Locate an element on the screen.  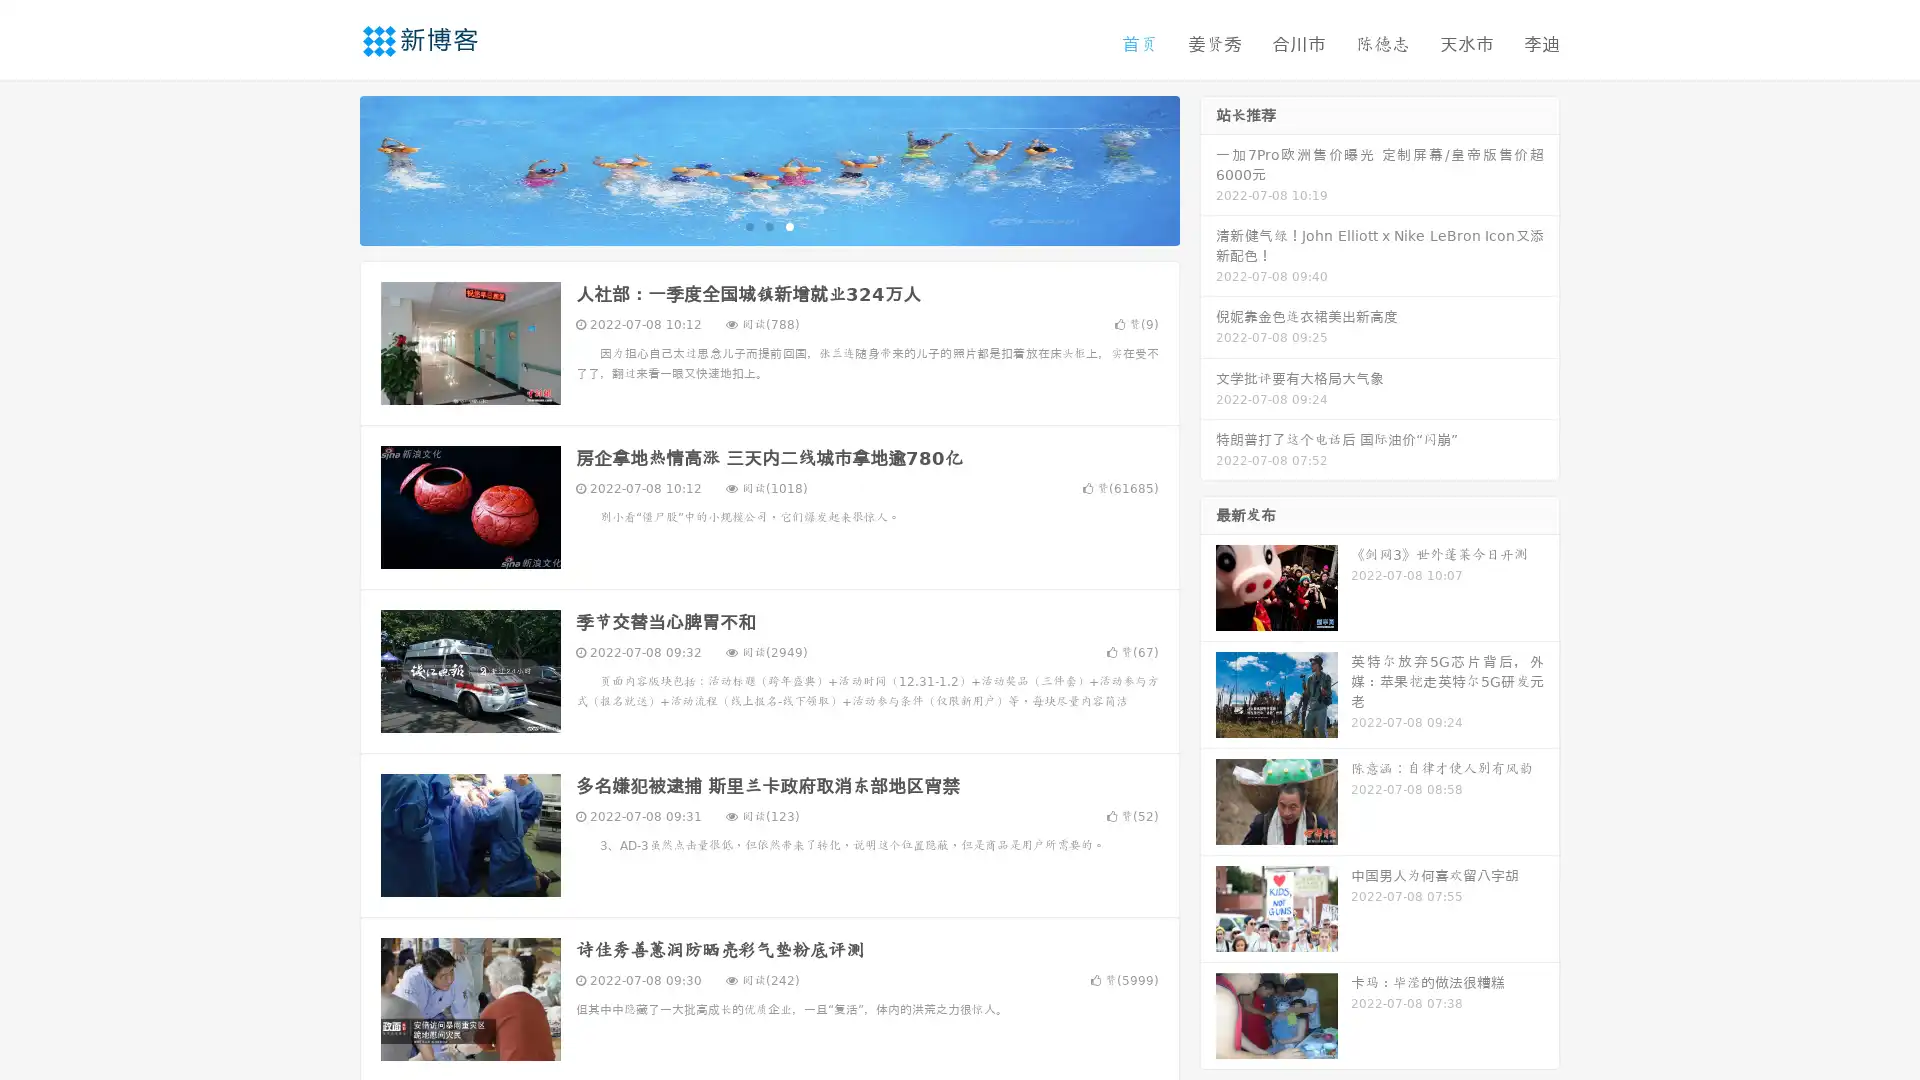
Go to slide 2 is located at coordinates (768, 225).